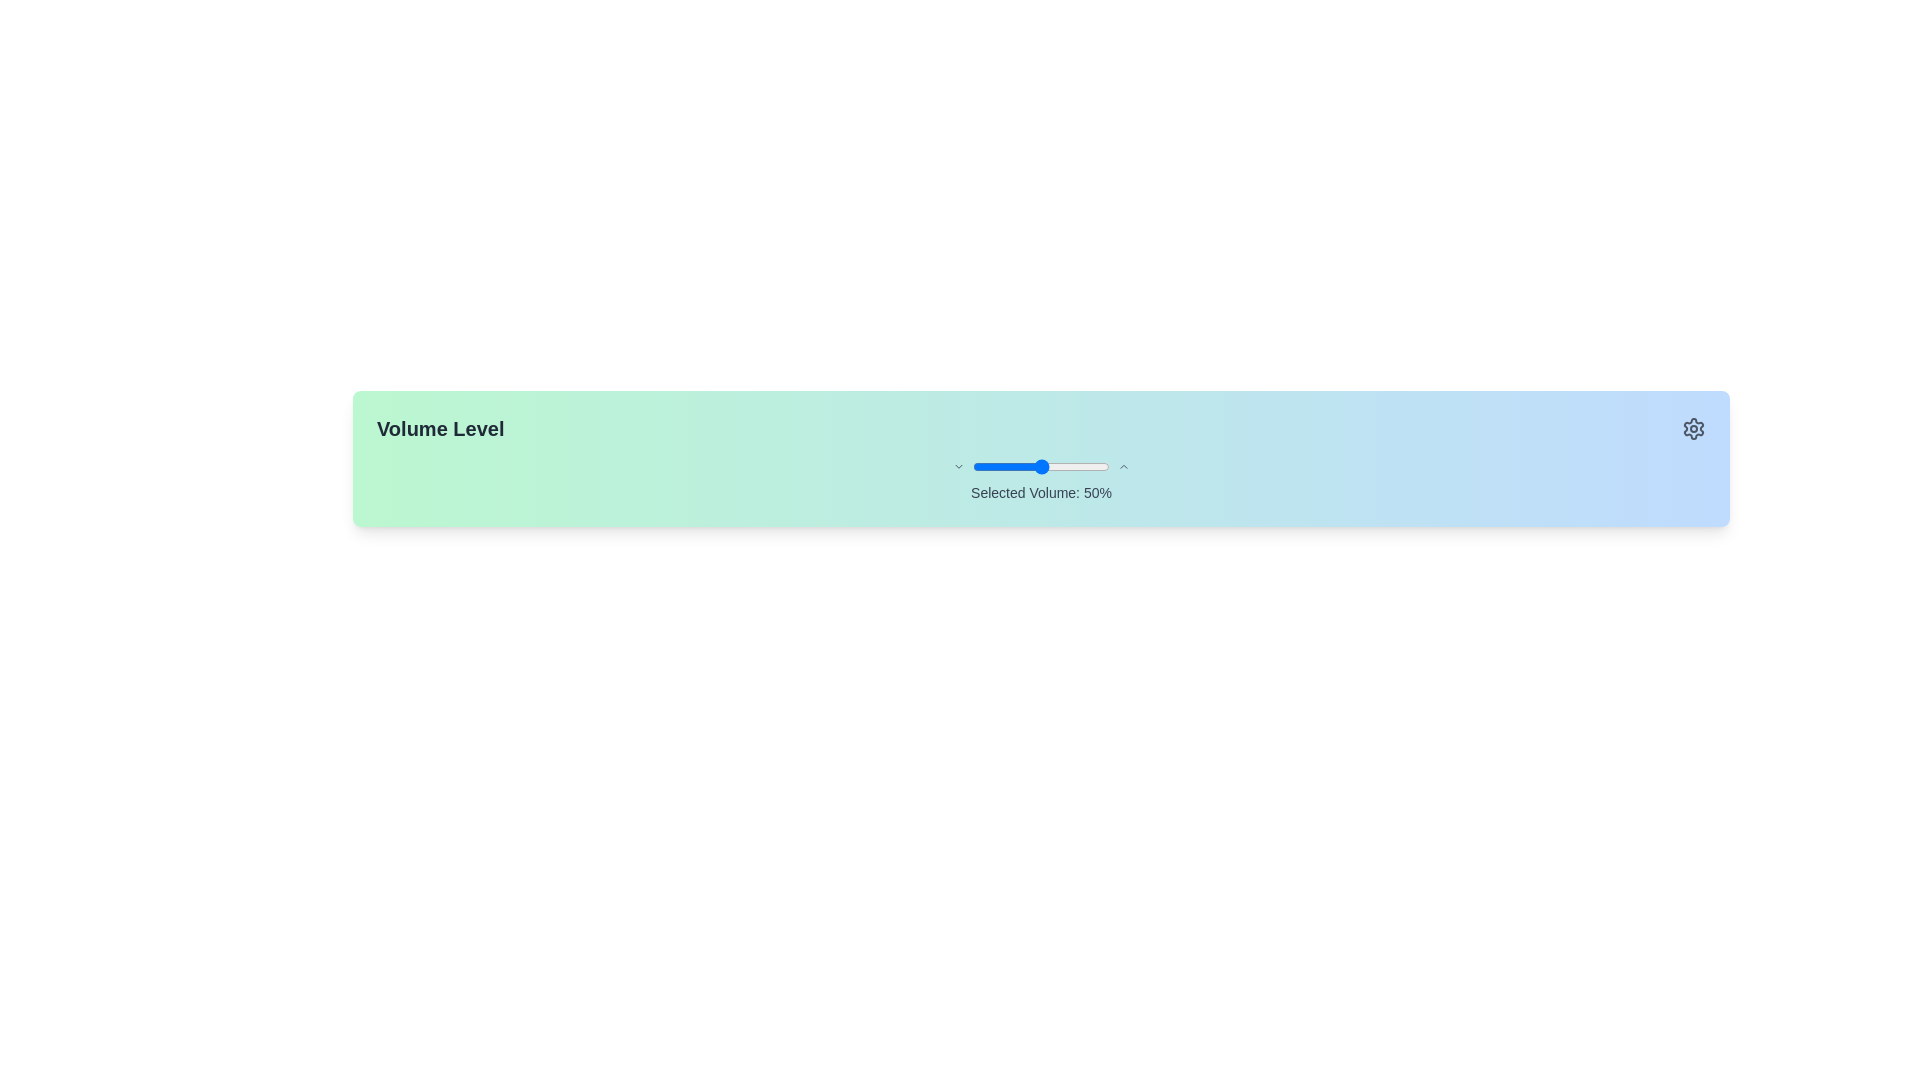  Describe the element at coordinates (1066, 466) in the screenshot. I see `the slider value` at that location.